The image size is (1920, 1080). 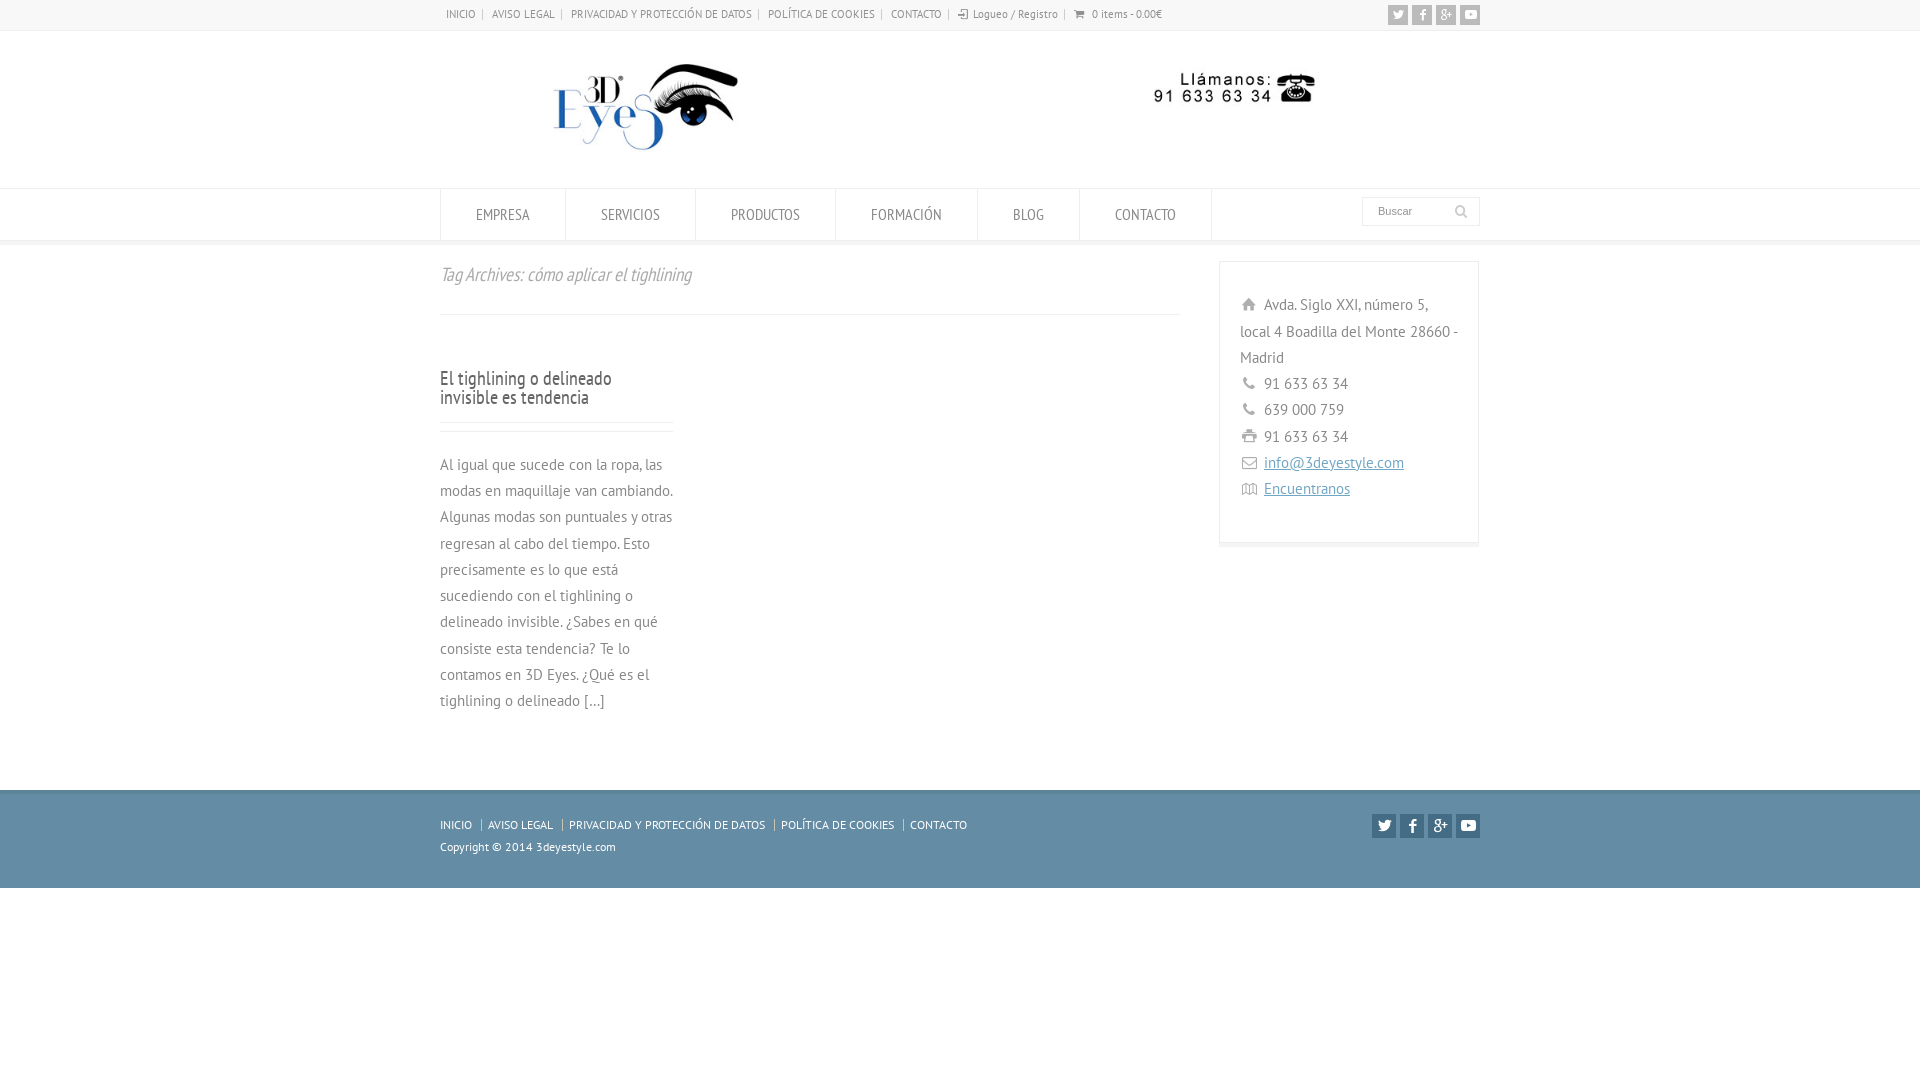 I want to click on 'YouTube', so click(x=1468, y=825).